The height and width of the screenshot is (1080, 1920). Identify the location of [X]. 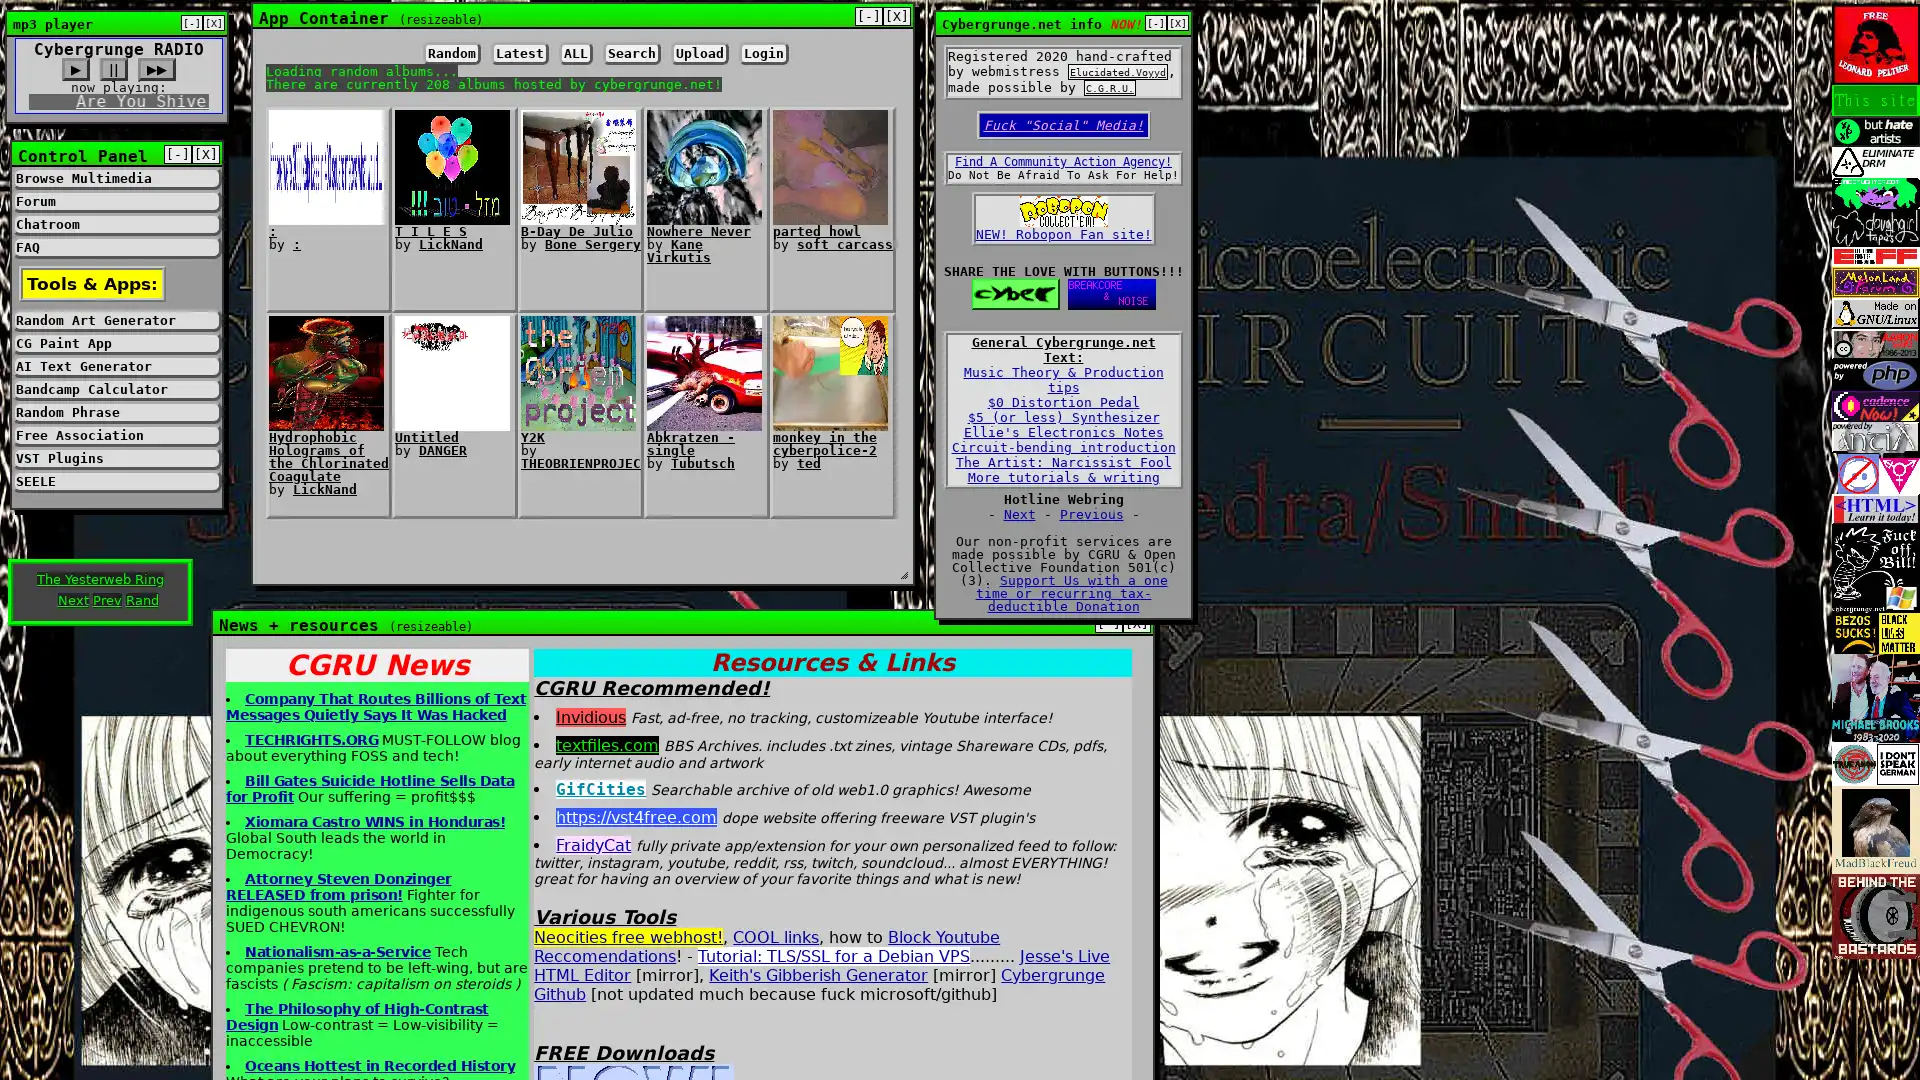
(214, 23).